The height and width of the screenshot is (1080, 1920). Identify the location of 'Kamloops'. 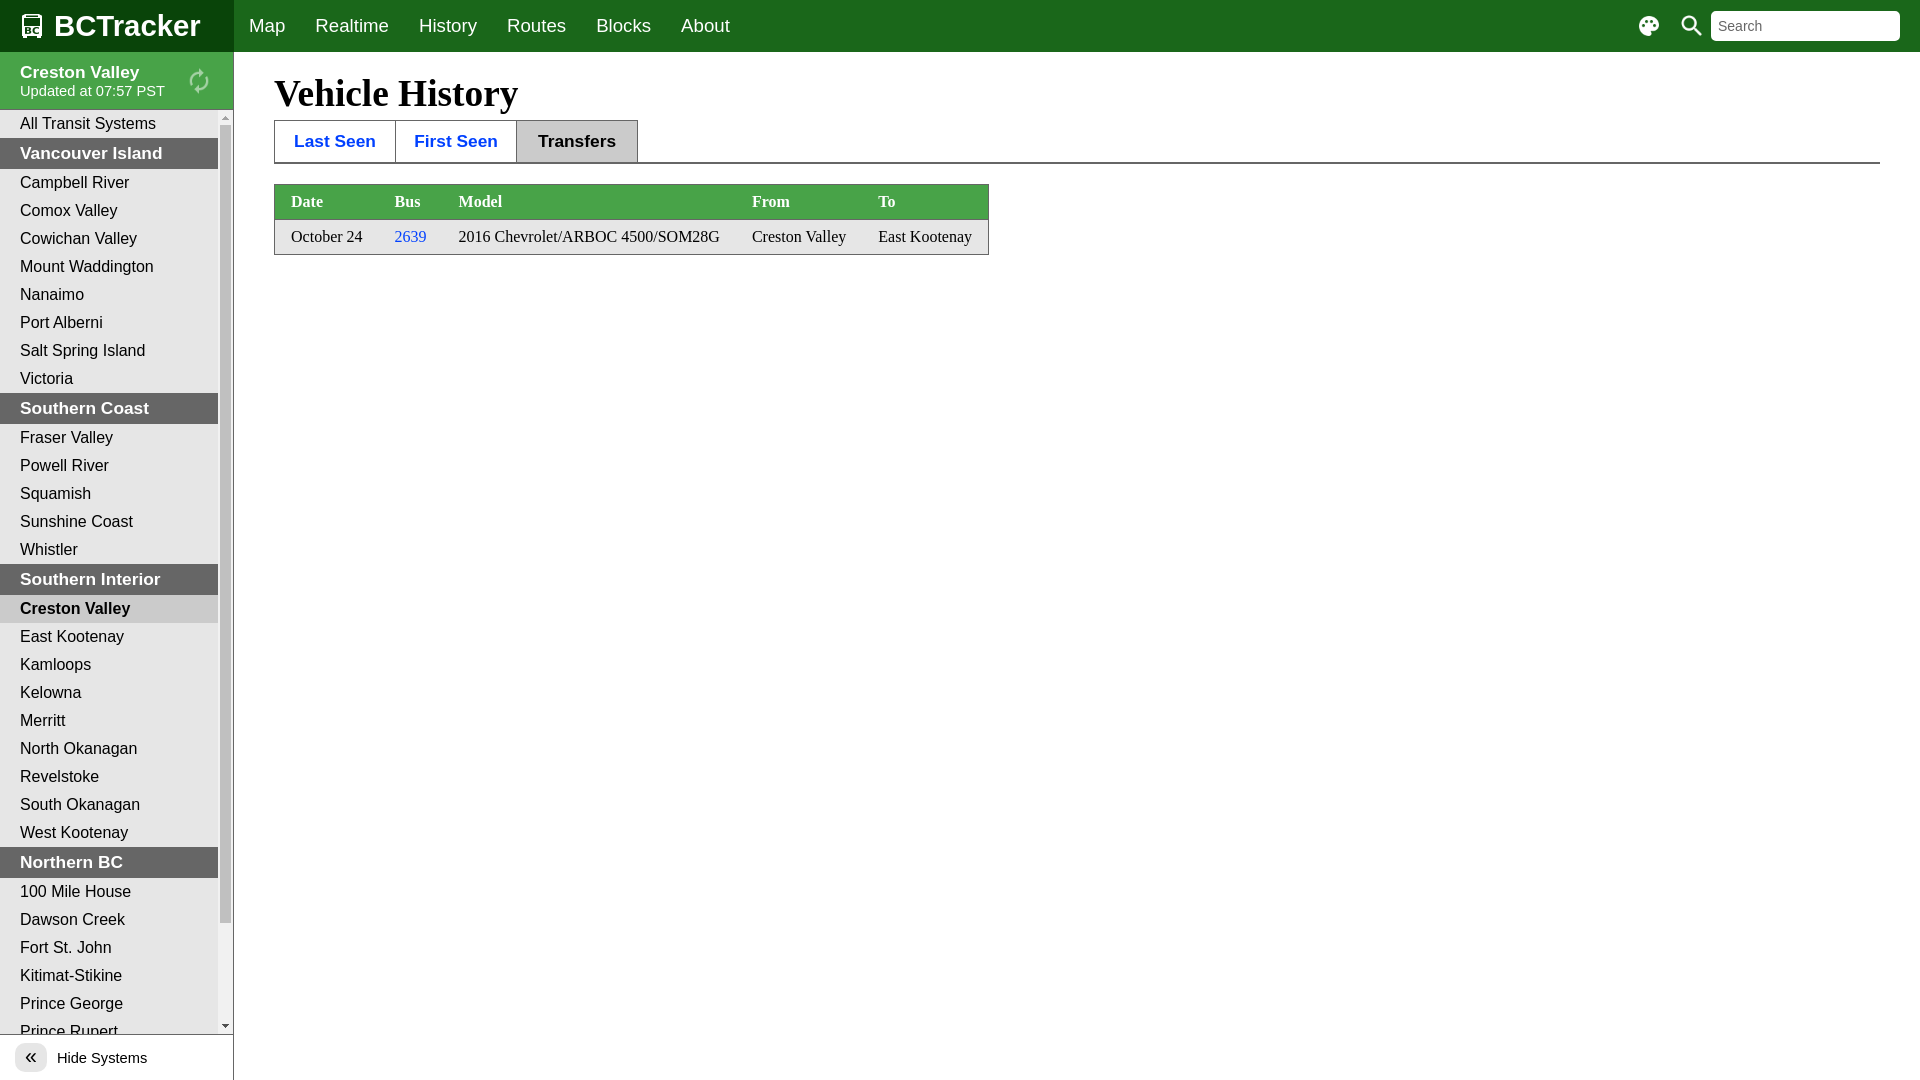
(108, 664).